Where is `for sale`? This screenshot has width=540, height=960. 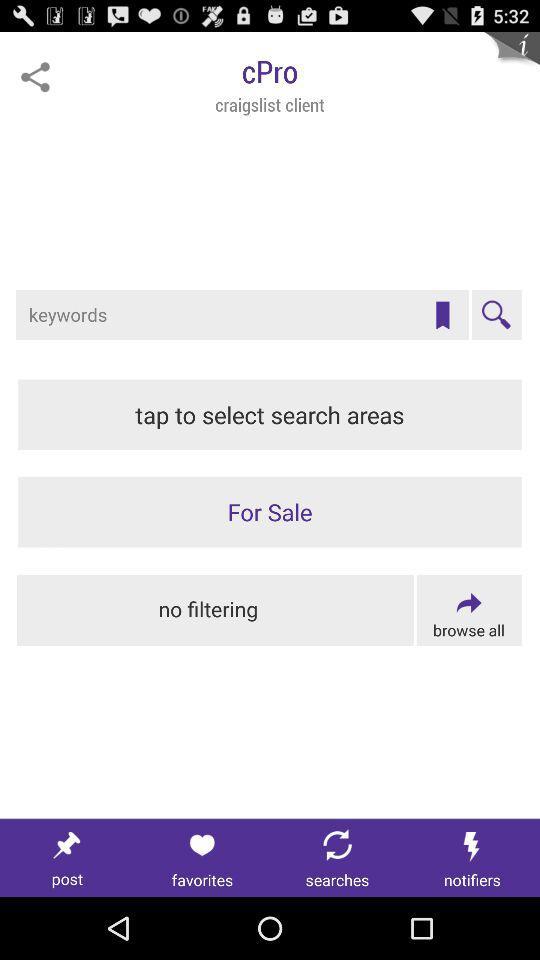 for sale is located at coordinates (270, 511).